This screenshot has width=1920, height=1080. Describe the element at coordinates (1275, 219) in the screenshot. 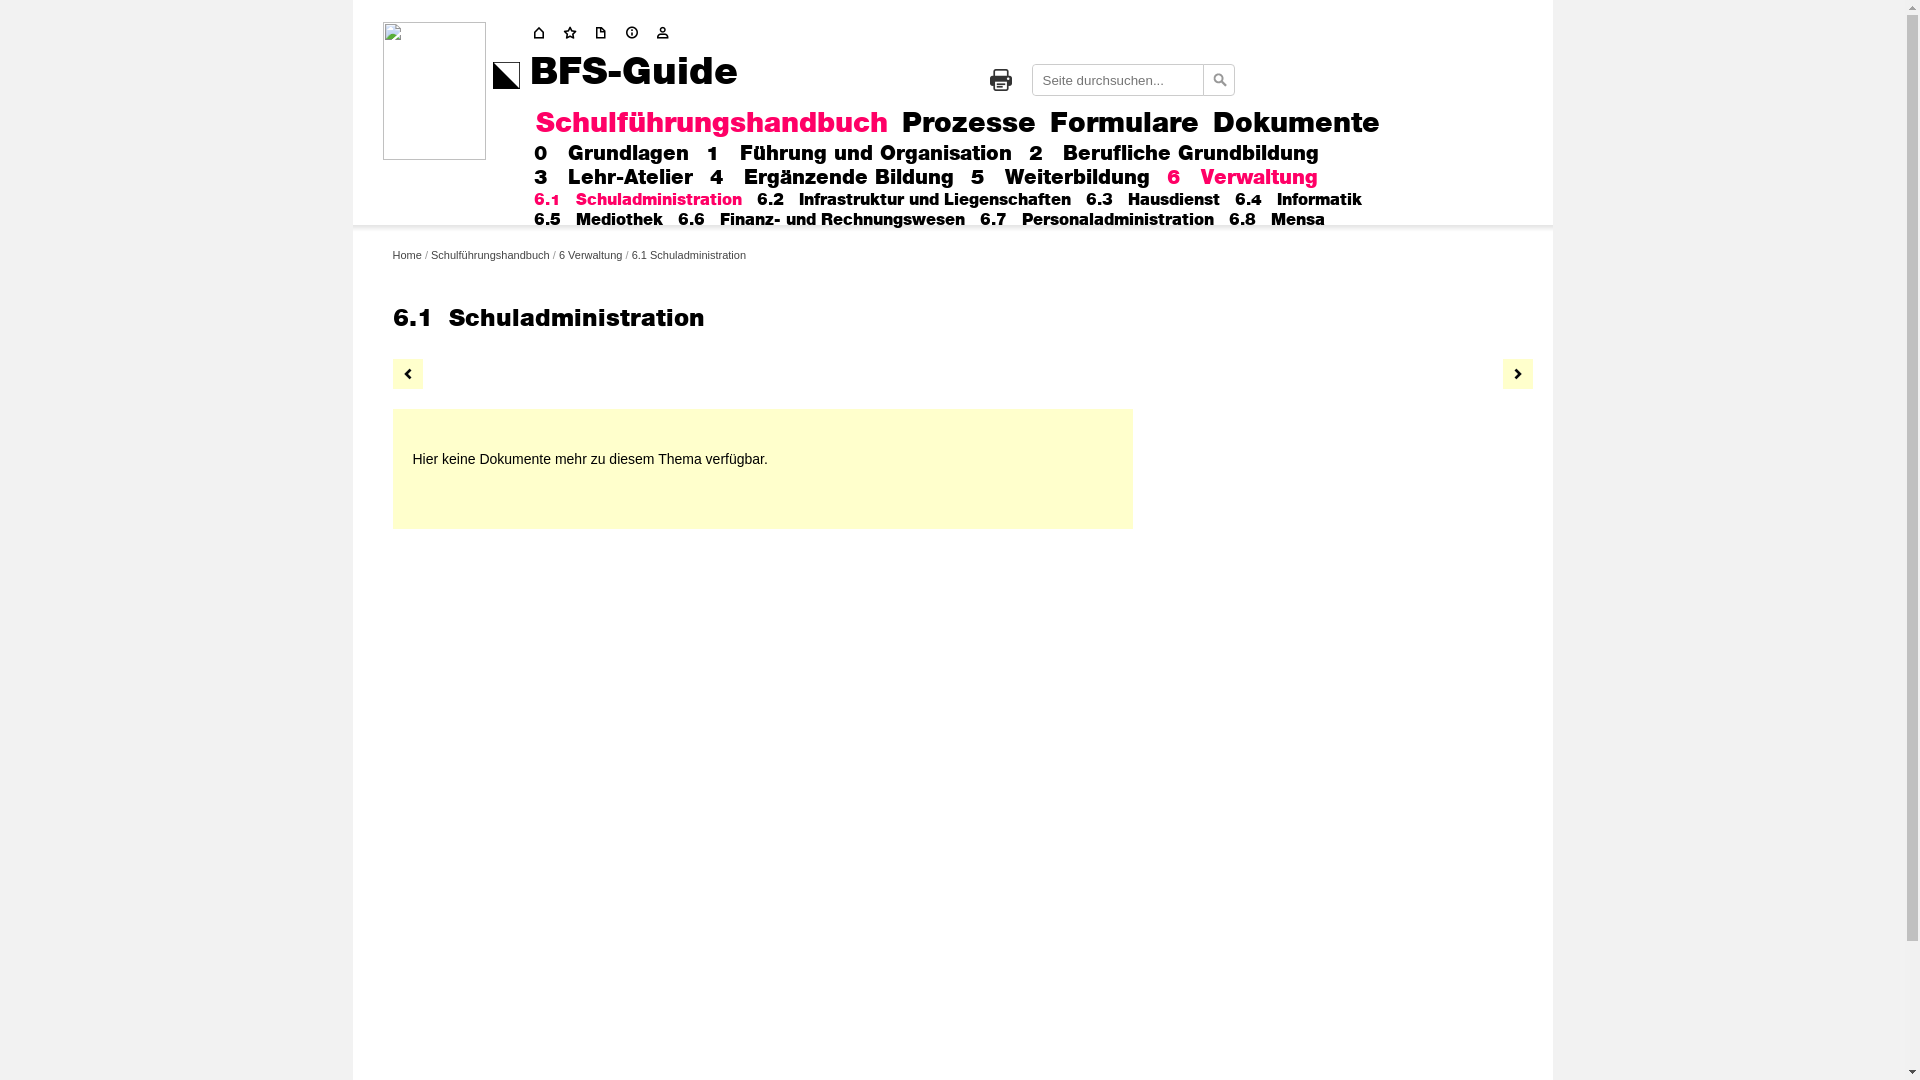

I see `'6.8   Mensa'` at that location.